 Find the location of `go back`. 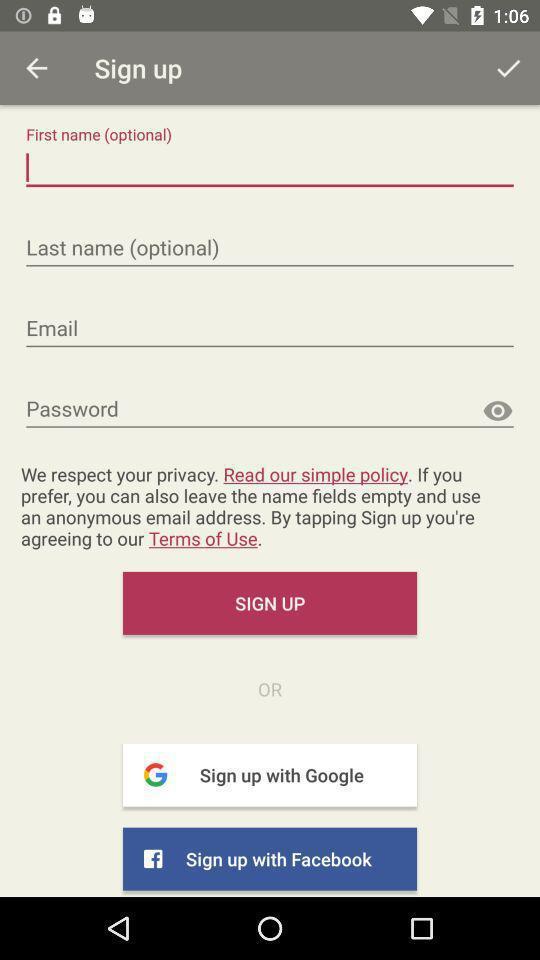

go back is located at coordinates (36, 68).